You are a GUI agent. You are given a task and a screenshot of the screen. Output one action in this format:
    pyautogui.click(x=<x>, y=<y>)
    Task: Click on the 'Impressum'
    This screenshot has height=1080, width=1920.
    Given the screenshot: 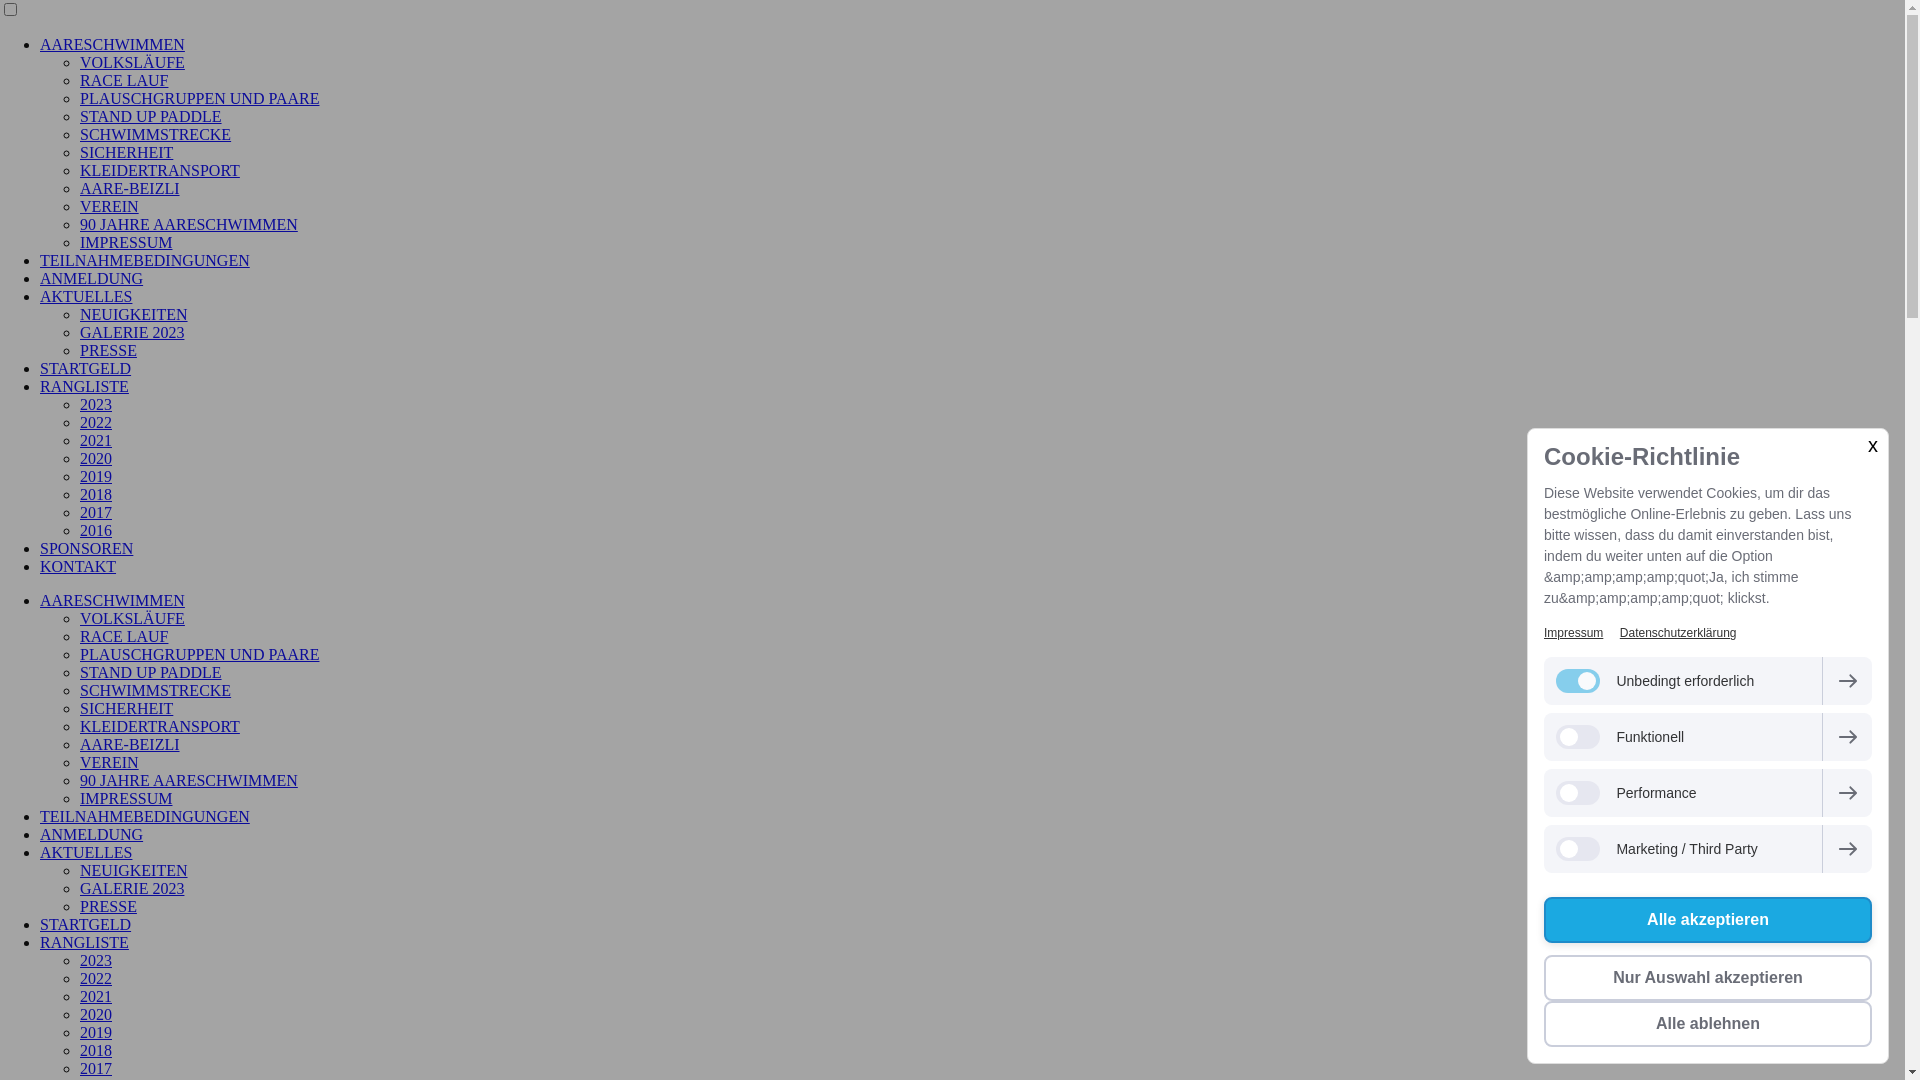 What is the action you would take?
    pyautogui.click(x=1572, y=632)
    